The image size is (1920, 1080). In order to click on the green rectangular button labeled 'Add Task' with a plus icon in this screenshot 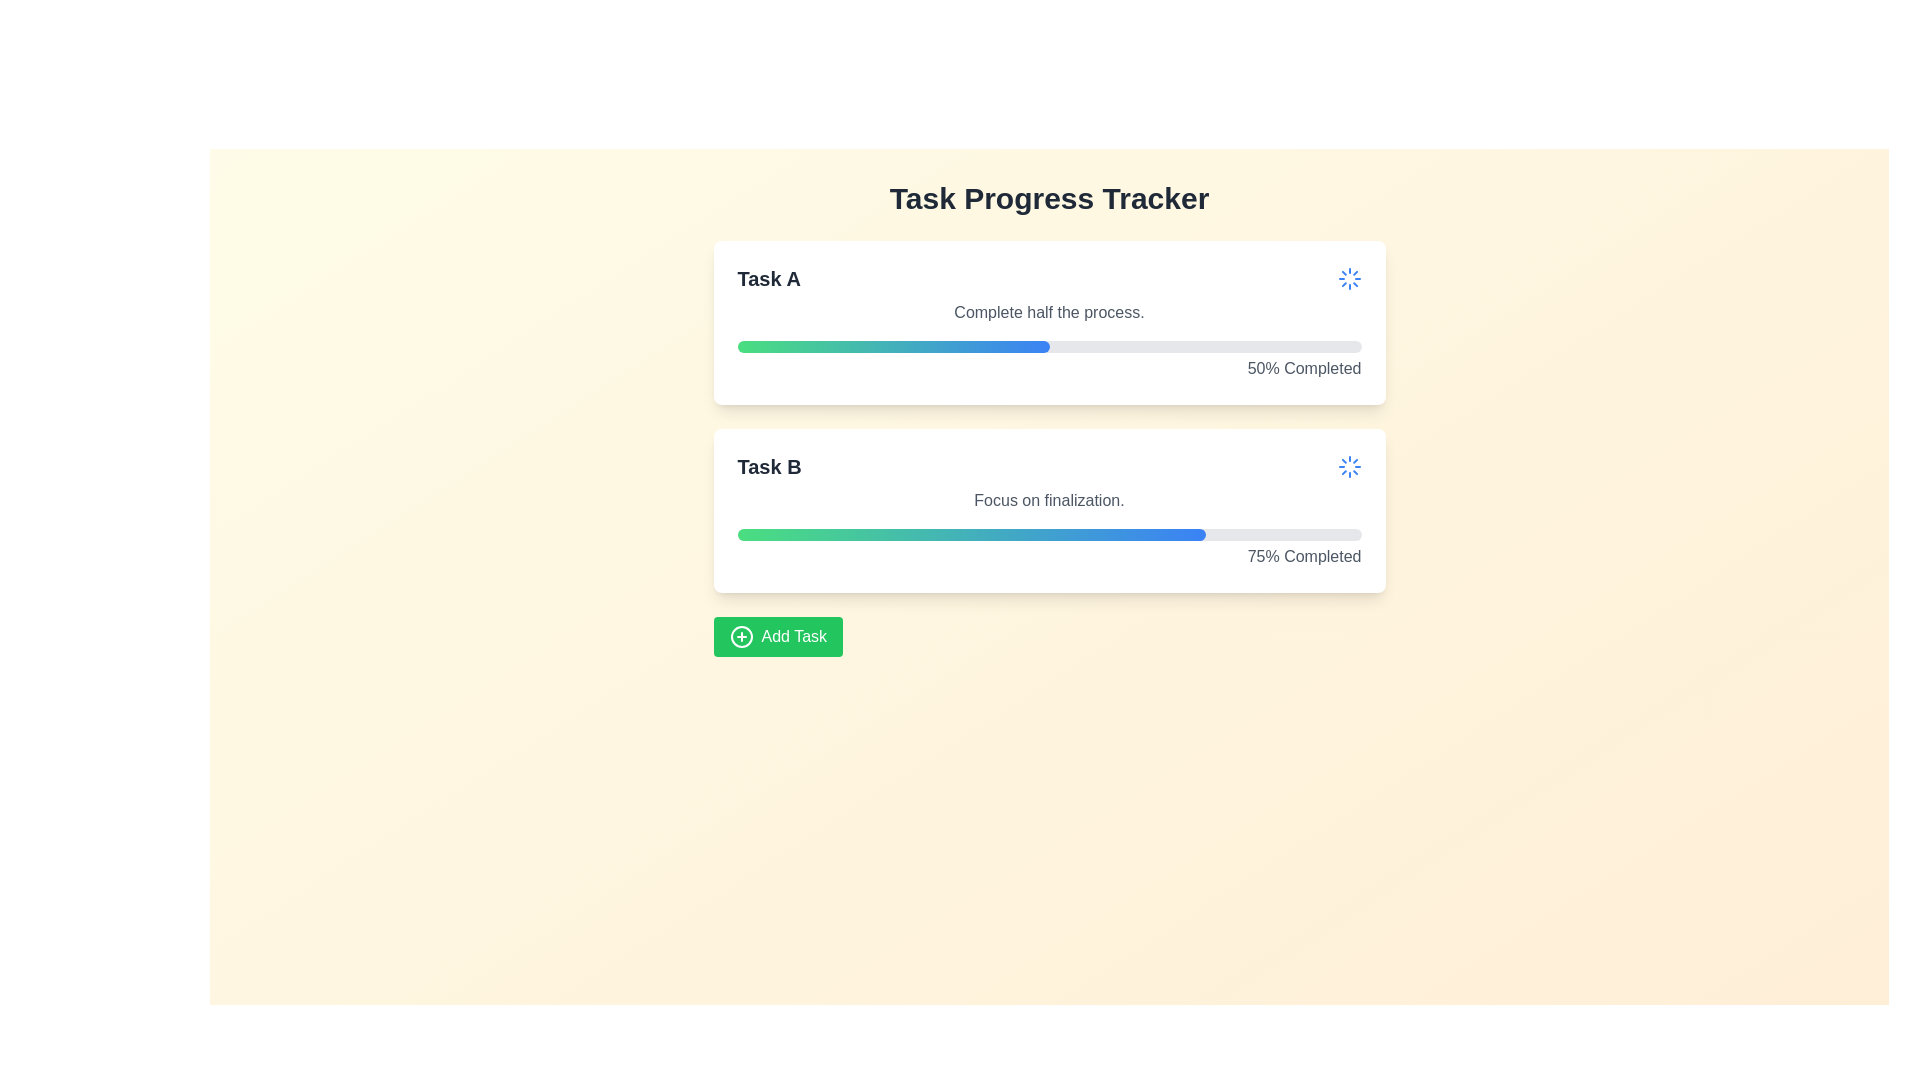, I will do `click(777, 636)`.